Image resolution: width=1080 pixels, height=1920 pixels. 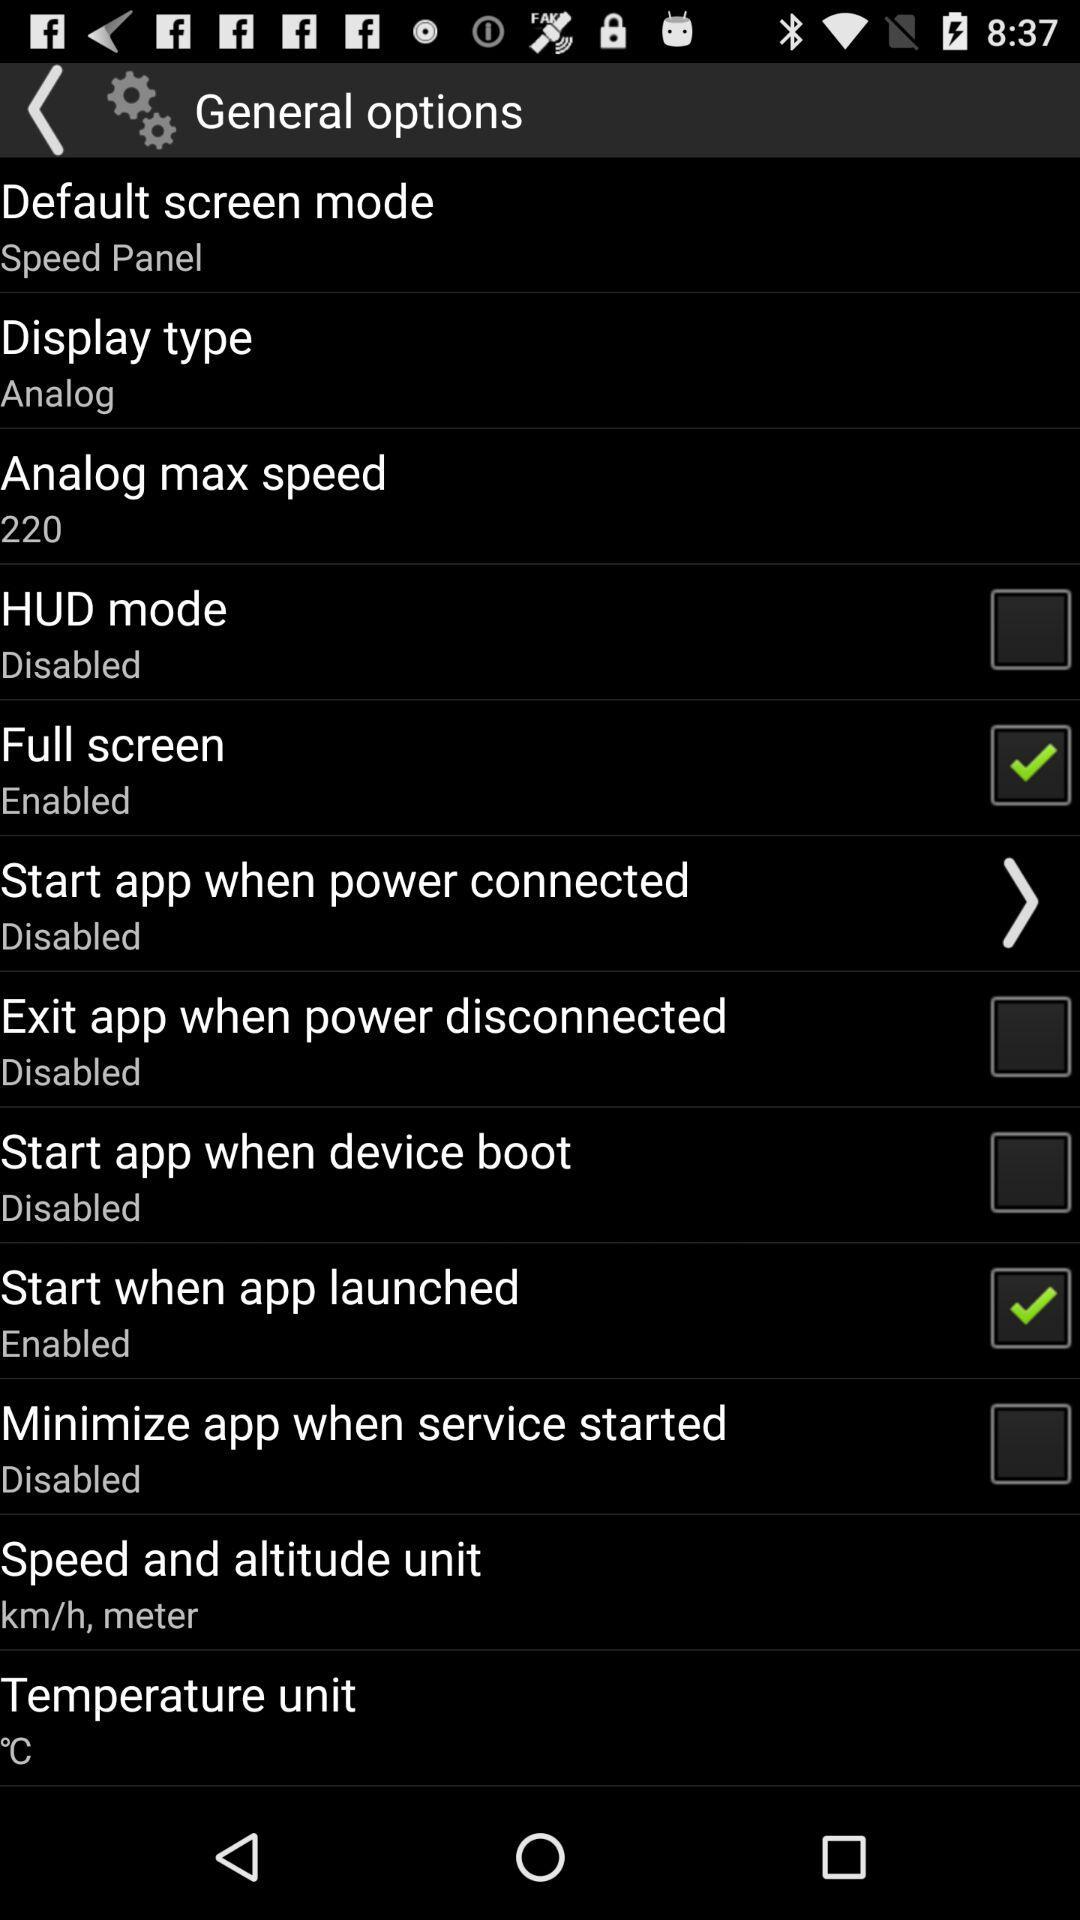 What do you see at coordinates (126, 335) in the screenshot?
I see `the display type icon` at bounding box center [126, 335].